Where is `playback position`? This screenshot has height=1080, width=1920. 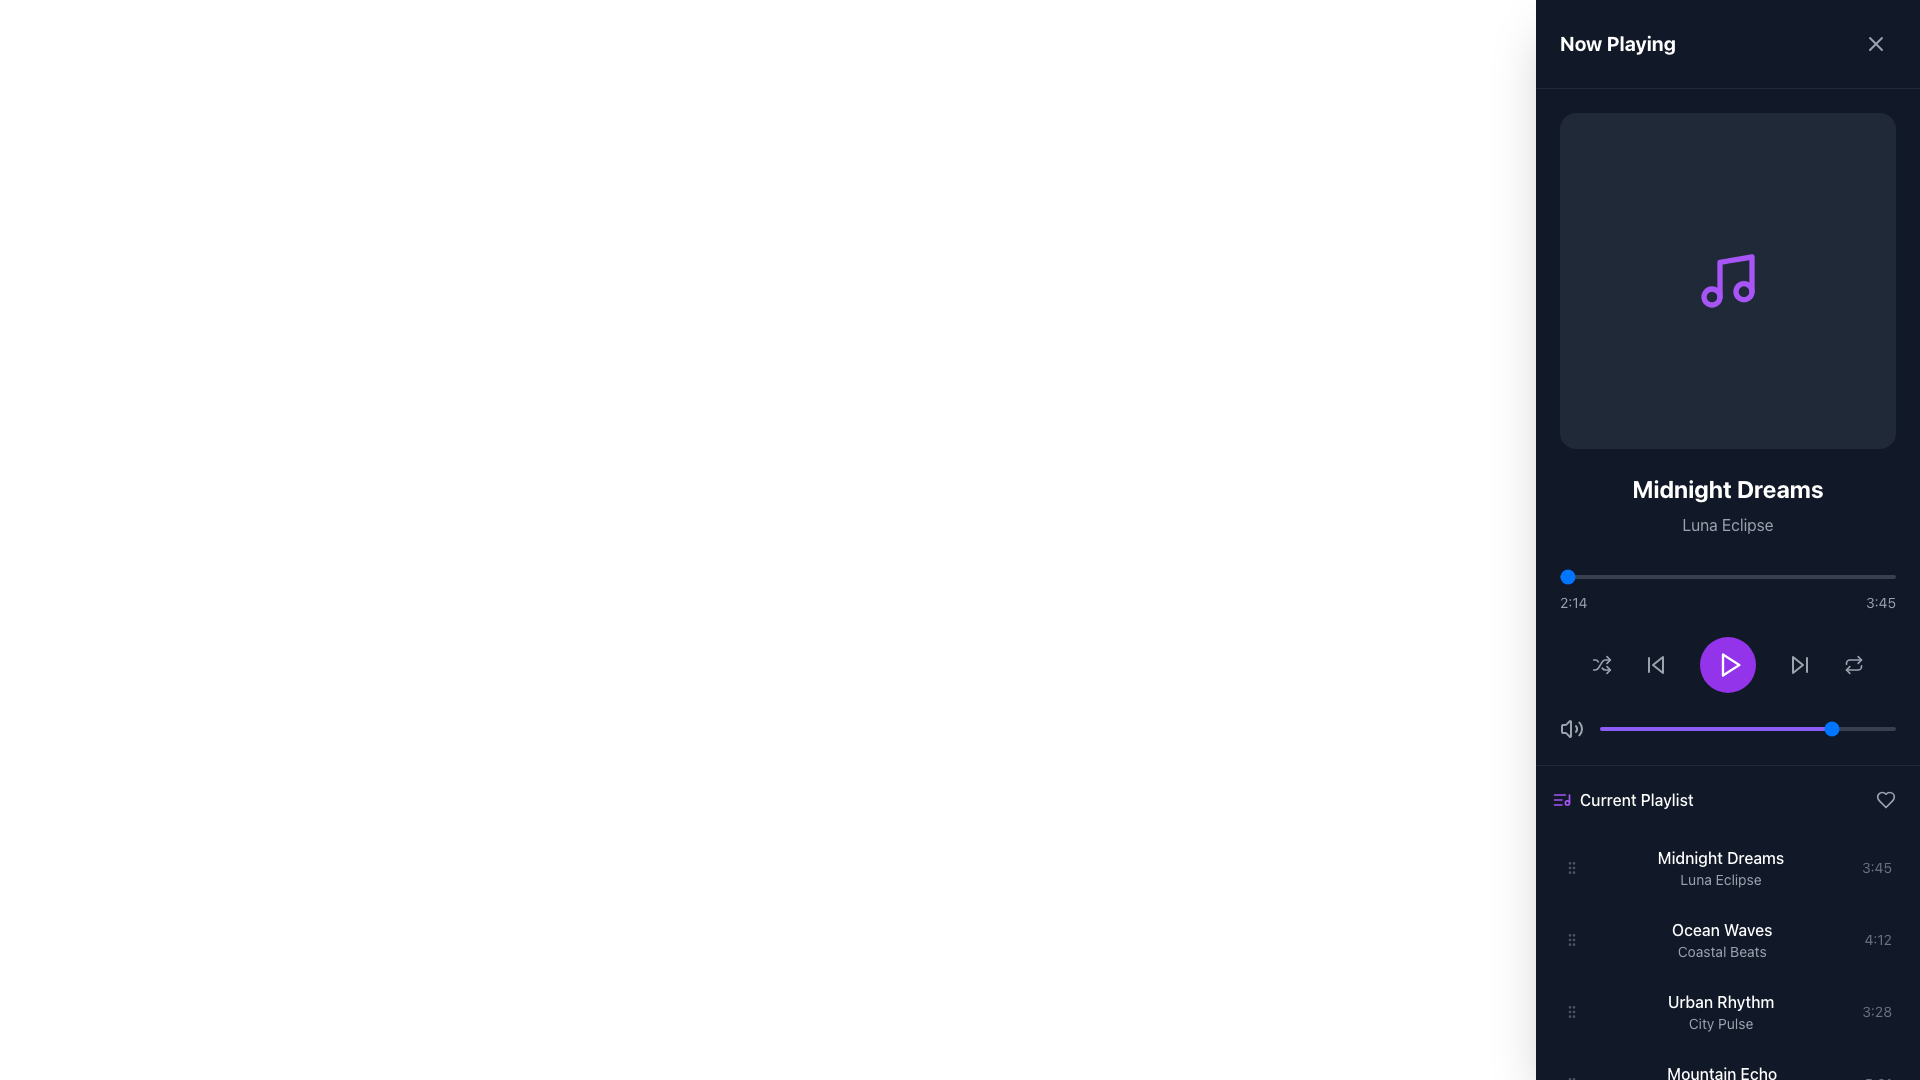 playback position is located at coordinates (1708, 577).